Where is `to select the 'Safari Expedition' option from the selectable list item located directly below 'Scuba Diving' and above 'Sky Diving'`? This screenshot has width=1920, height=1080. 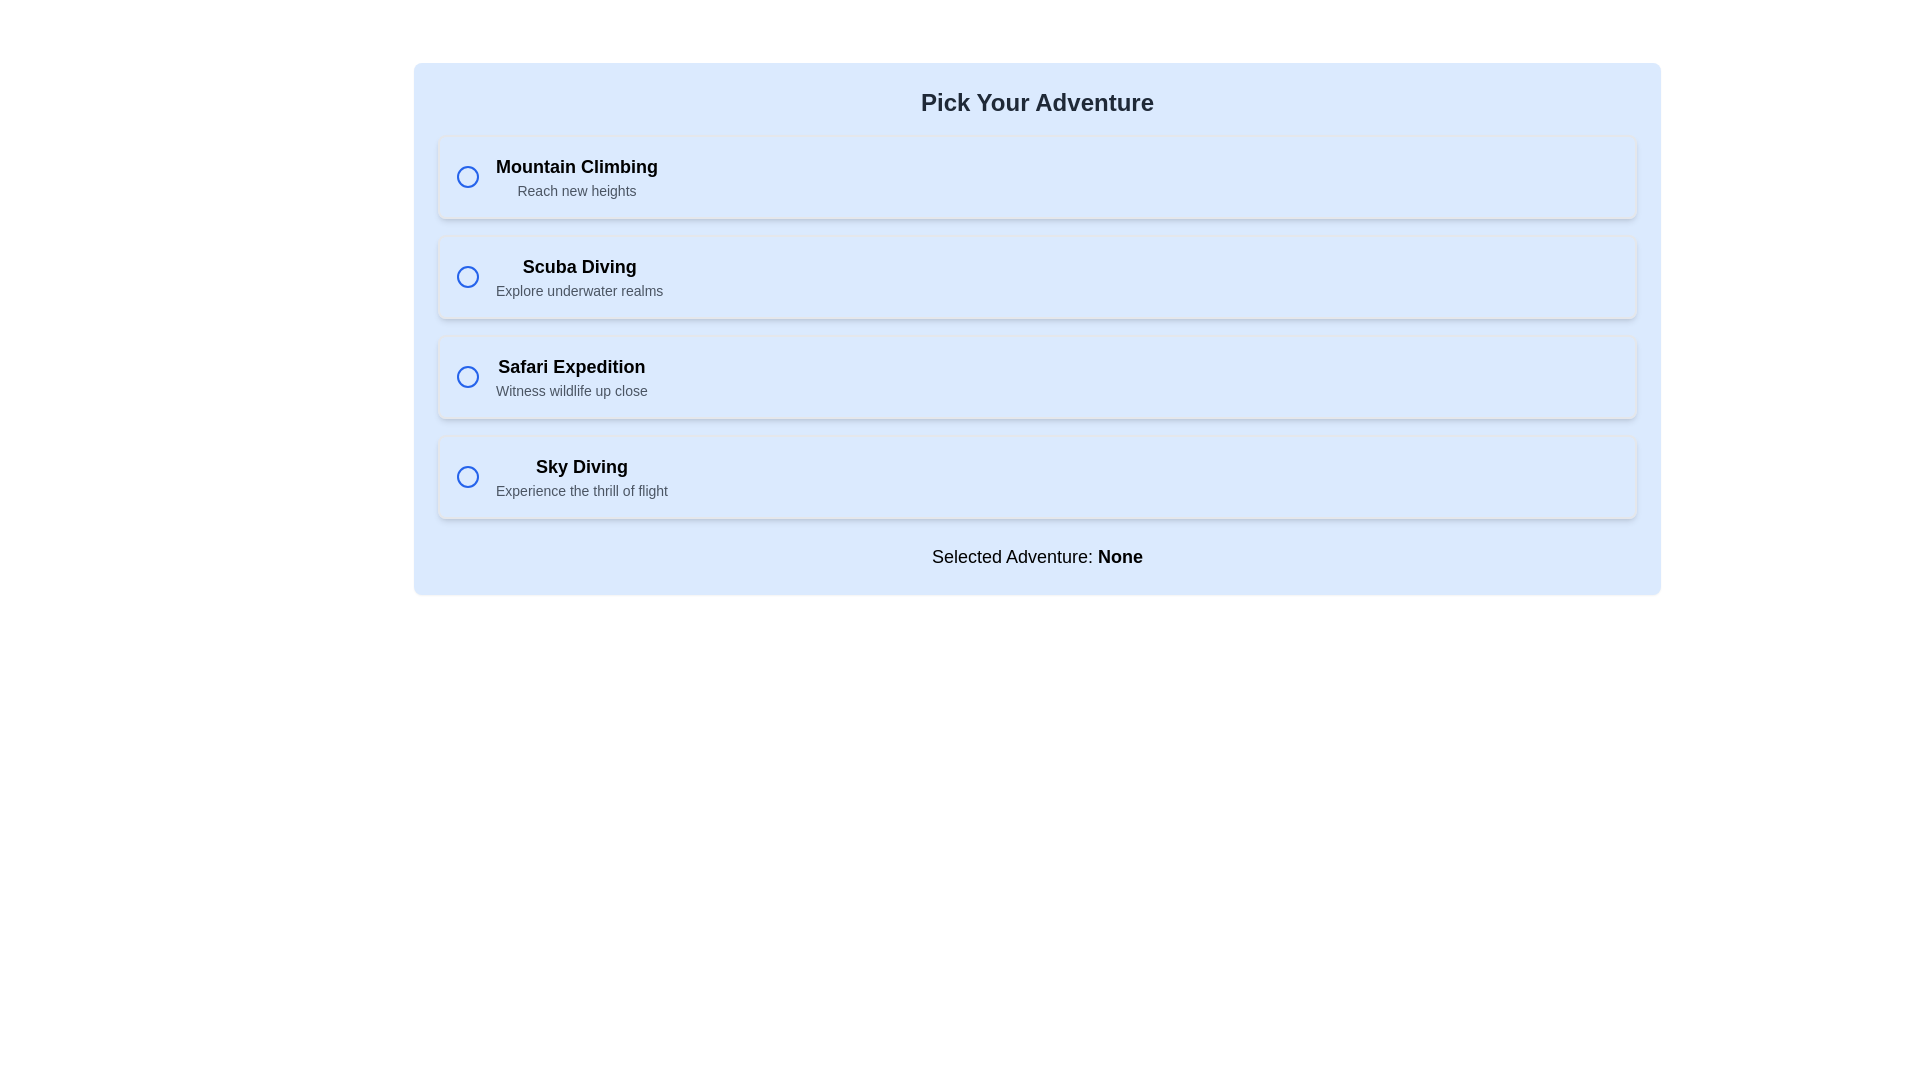 to select the 'Safari Expedition' option from the selectable list item located directly below 'Scuba Diving' and above 'Sky Diving' is located at coordinates (1037, 377).